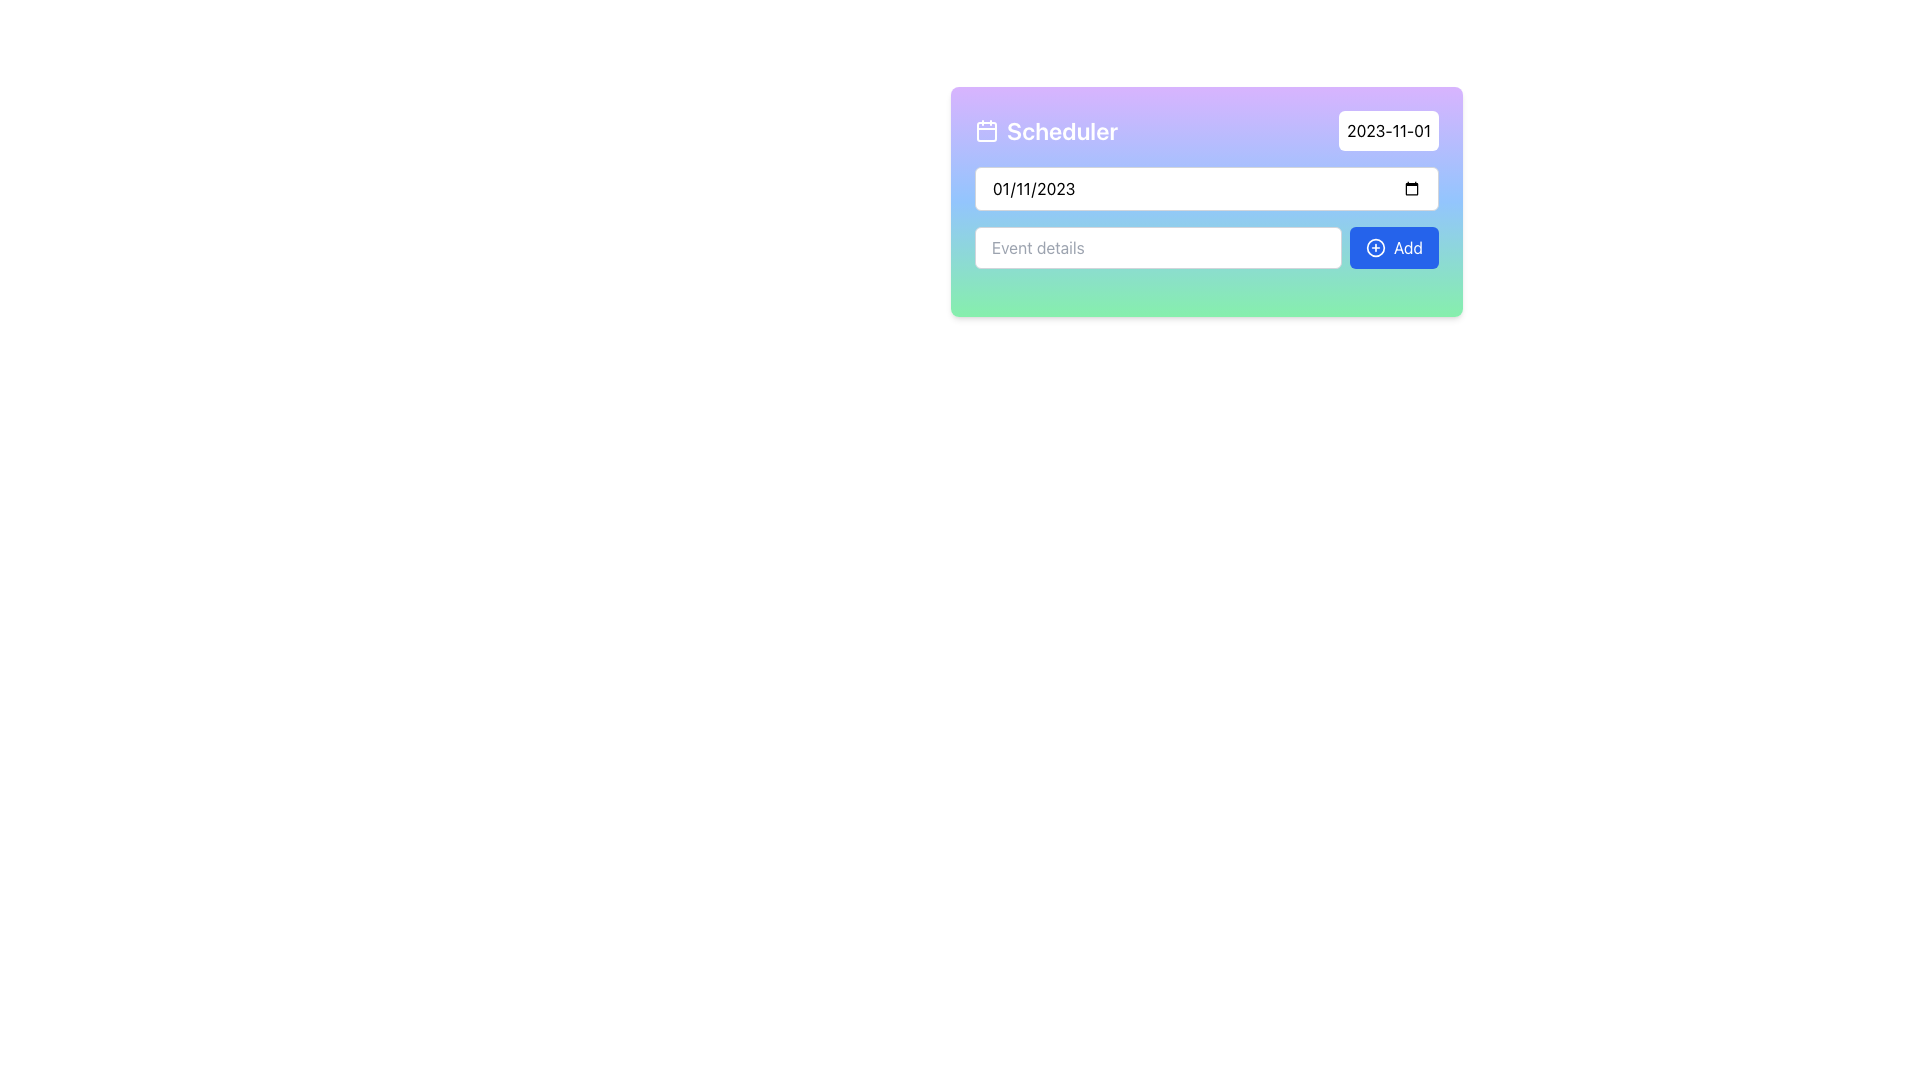 This screenshot has height=1080, width=1920. Describe the element at coordinates (987, 131) in the screenshot. I see `the compact square calendar icon located to the left of the text 'Scheduler'` at that location.